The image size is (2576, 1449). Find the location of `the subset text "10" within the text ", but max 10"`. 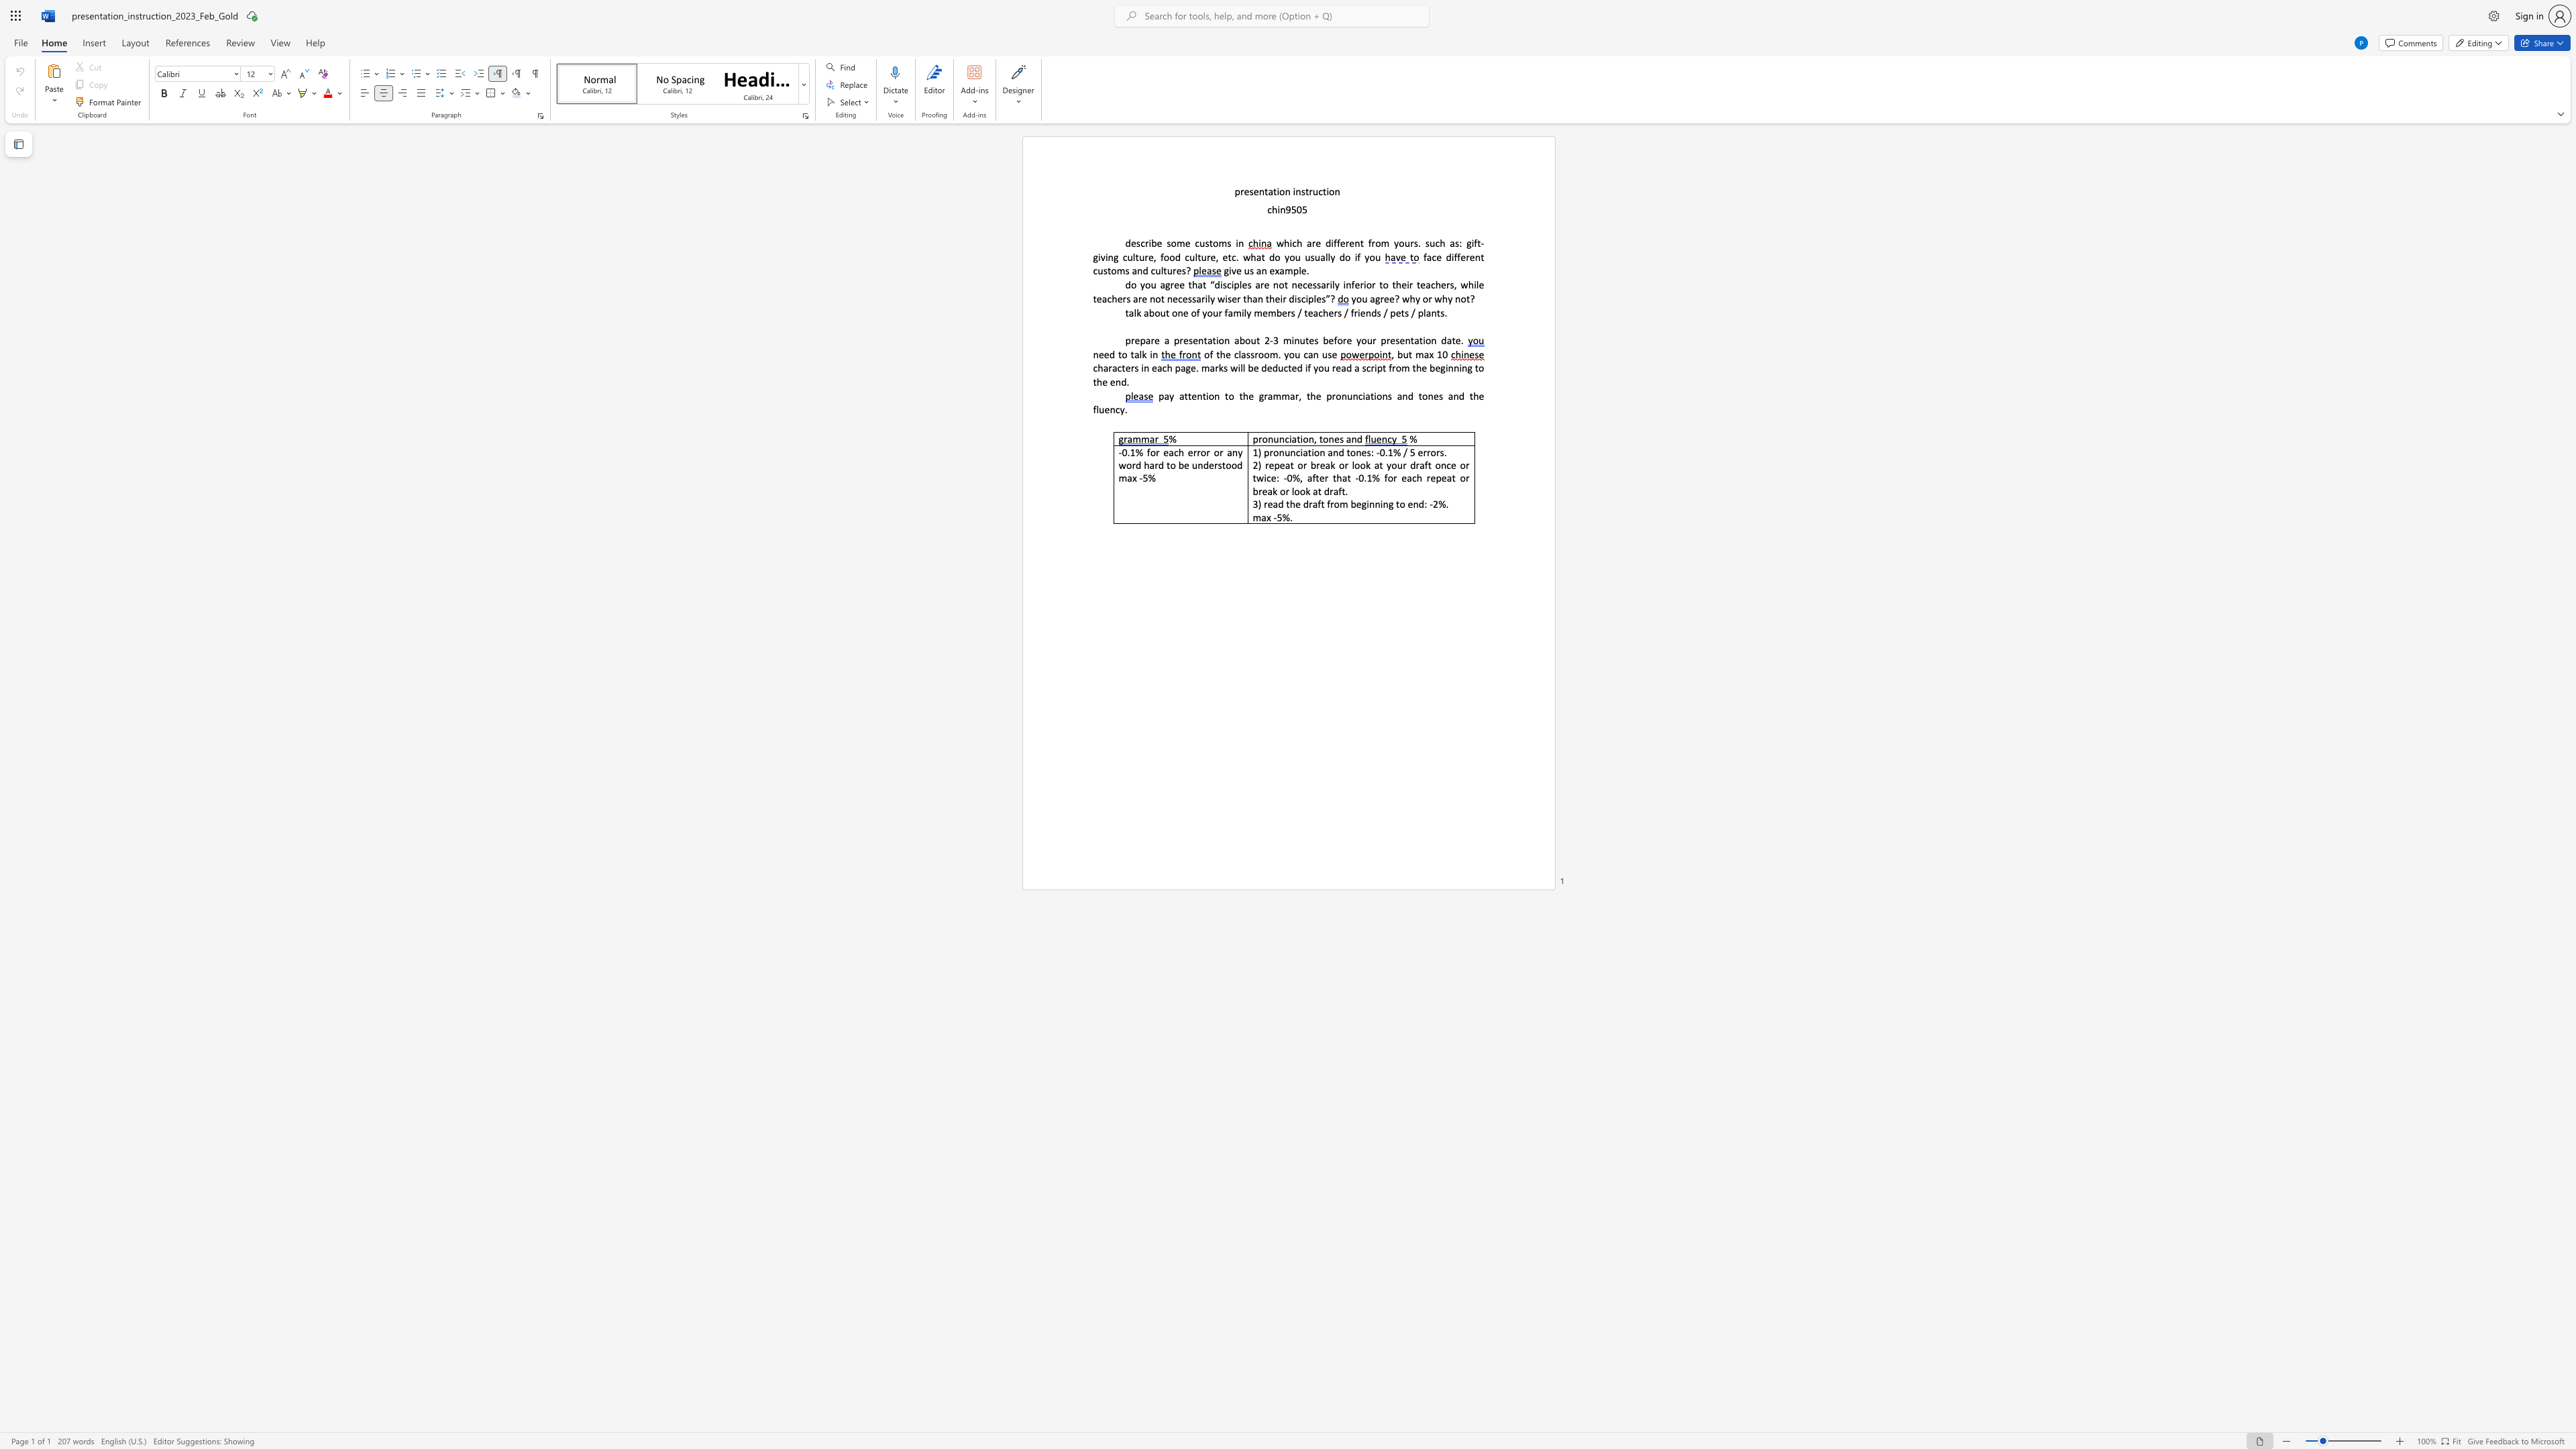

the subset text "10" within the text ", but max 10" is located at coordinates (1436, 354).